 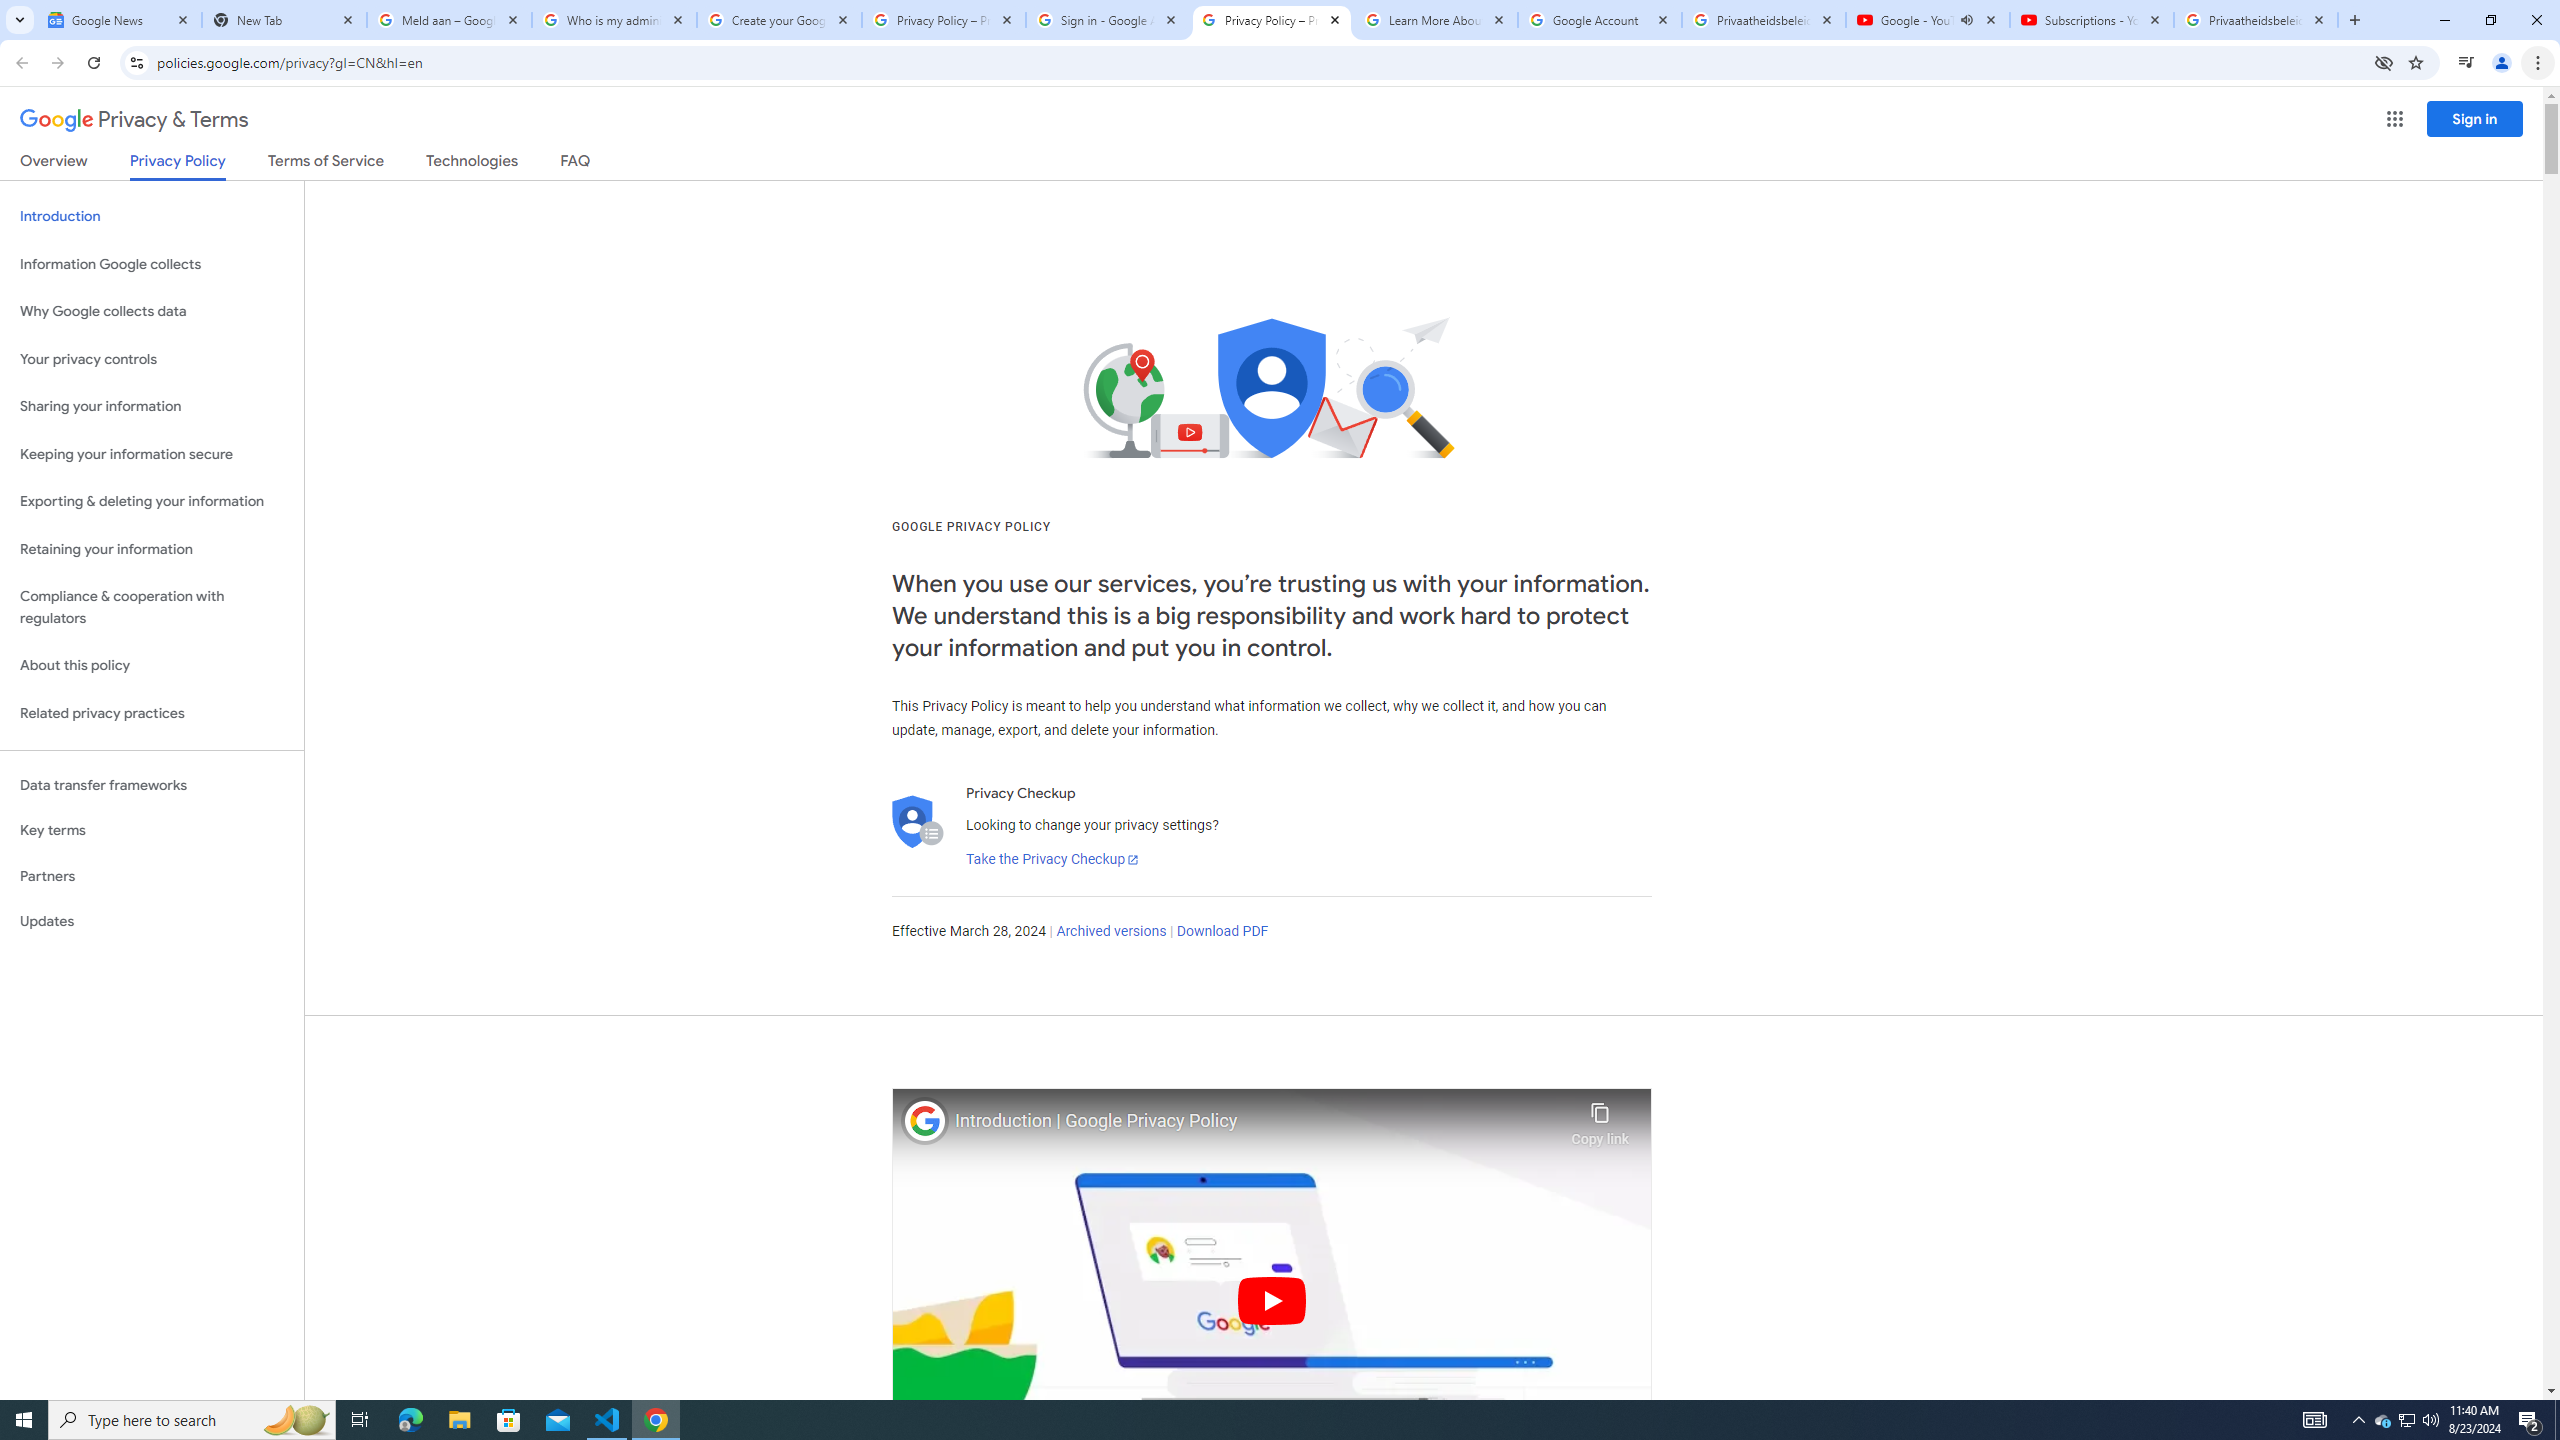 I want to click on 'Information Google collects', so click(x=151, y=264).